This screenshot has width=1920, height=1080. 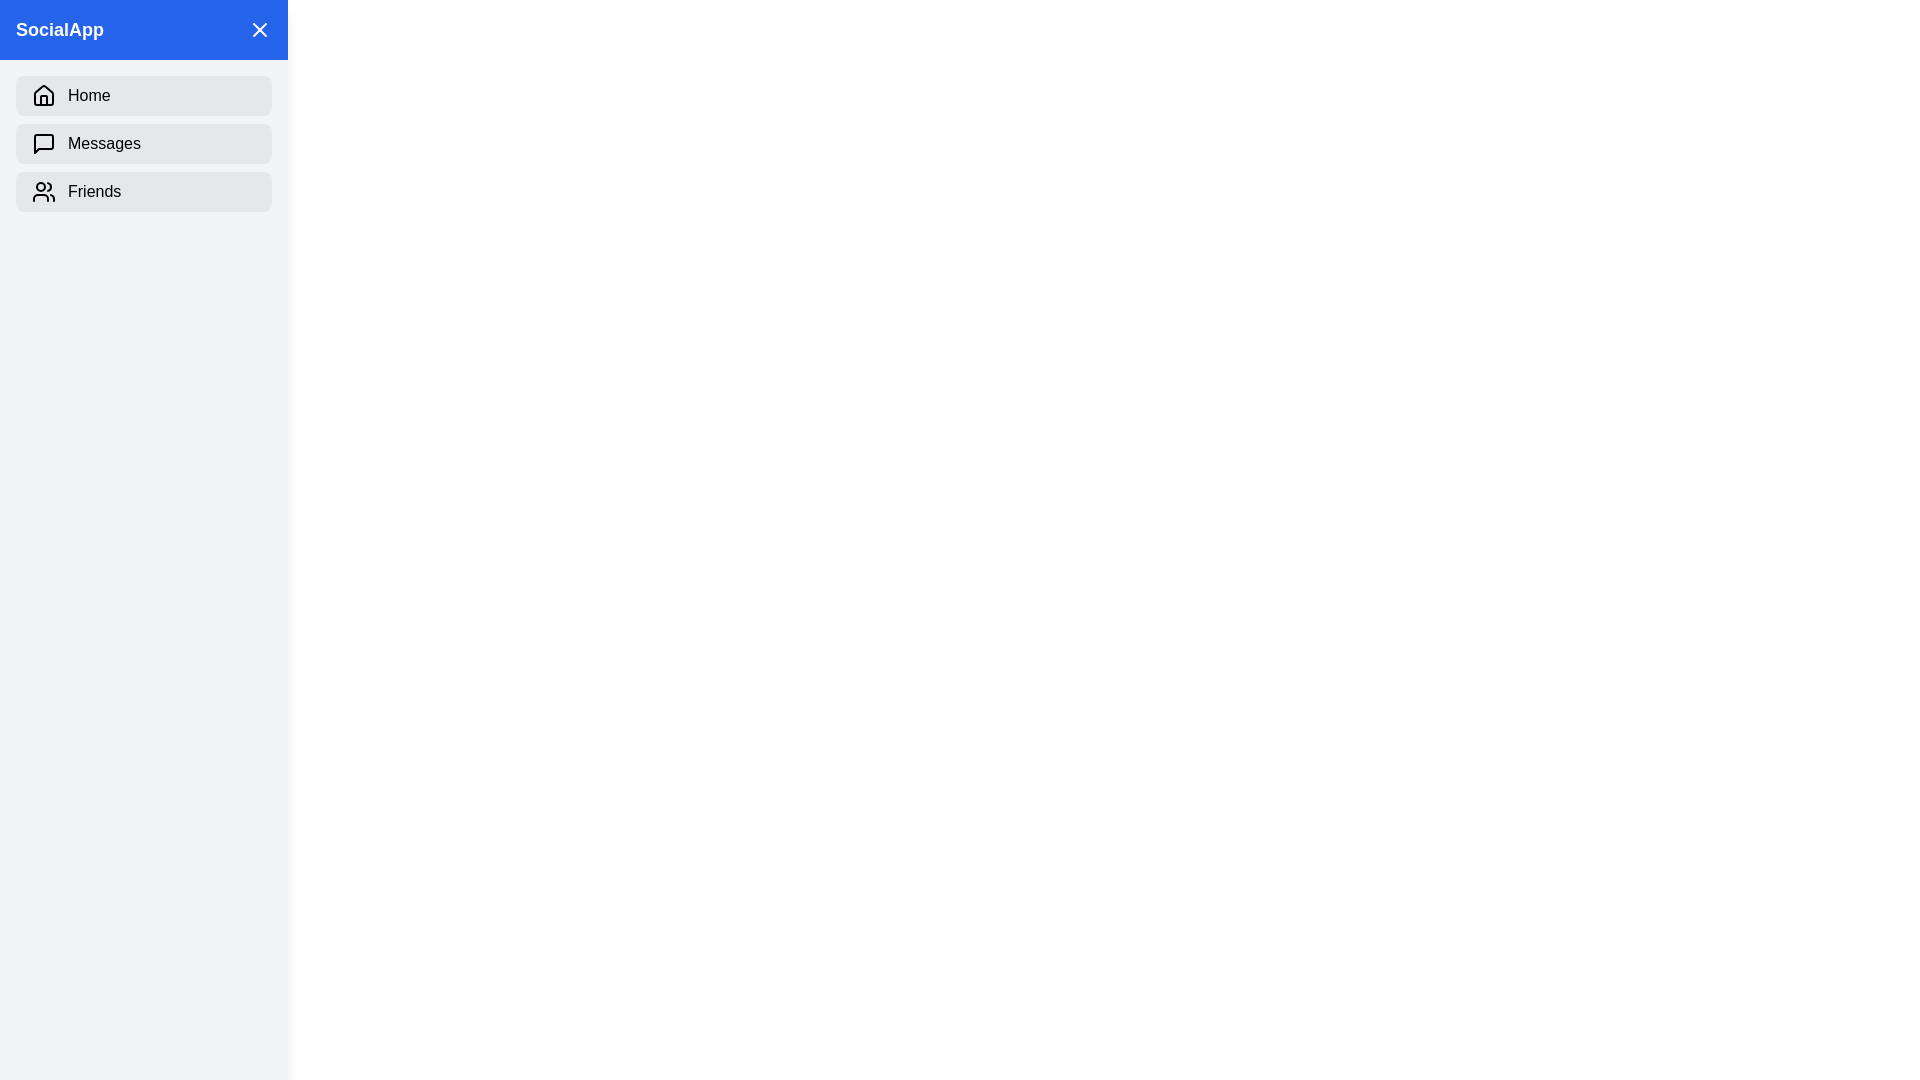 I want to click on the navigation item Messages in the sidebar, so click(x=143, y=142).